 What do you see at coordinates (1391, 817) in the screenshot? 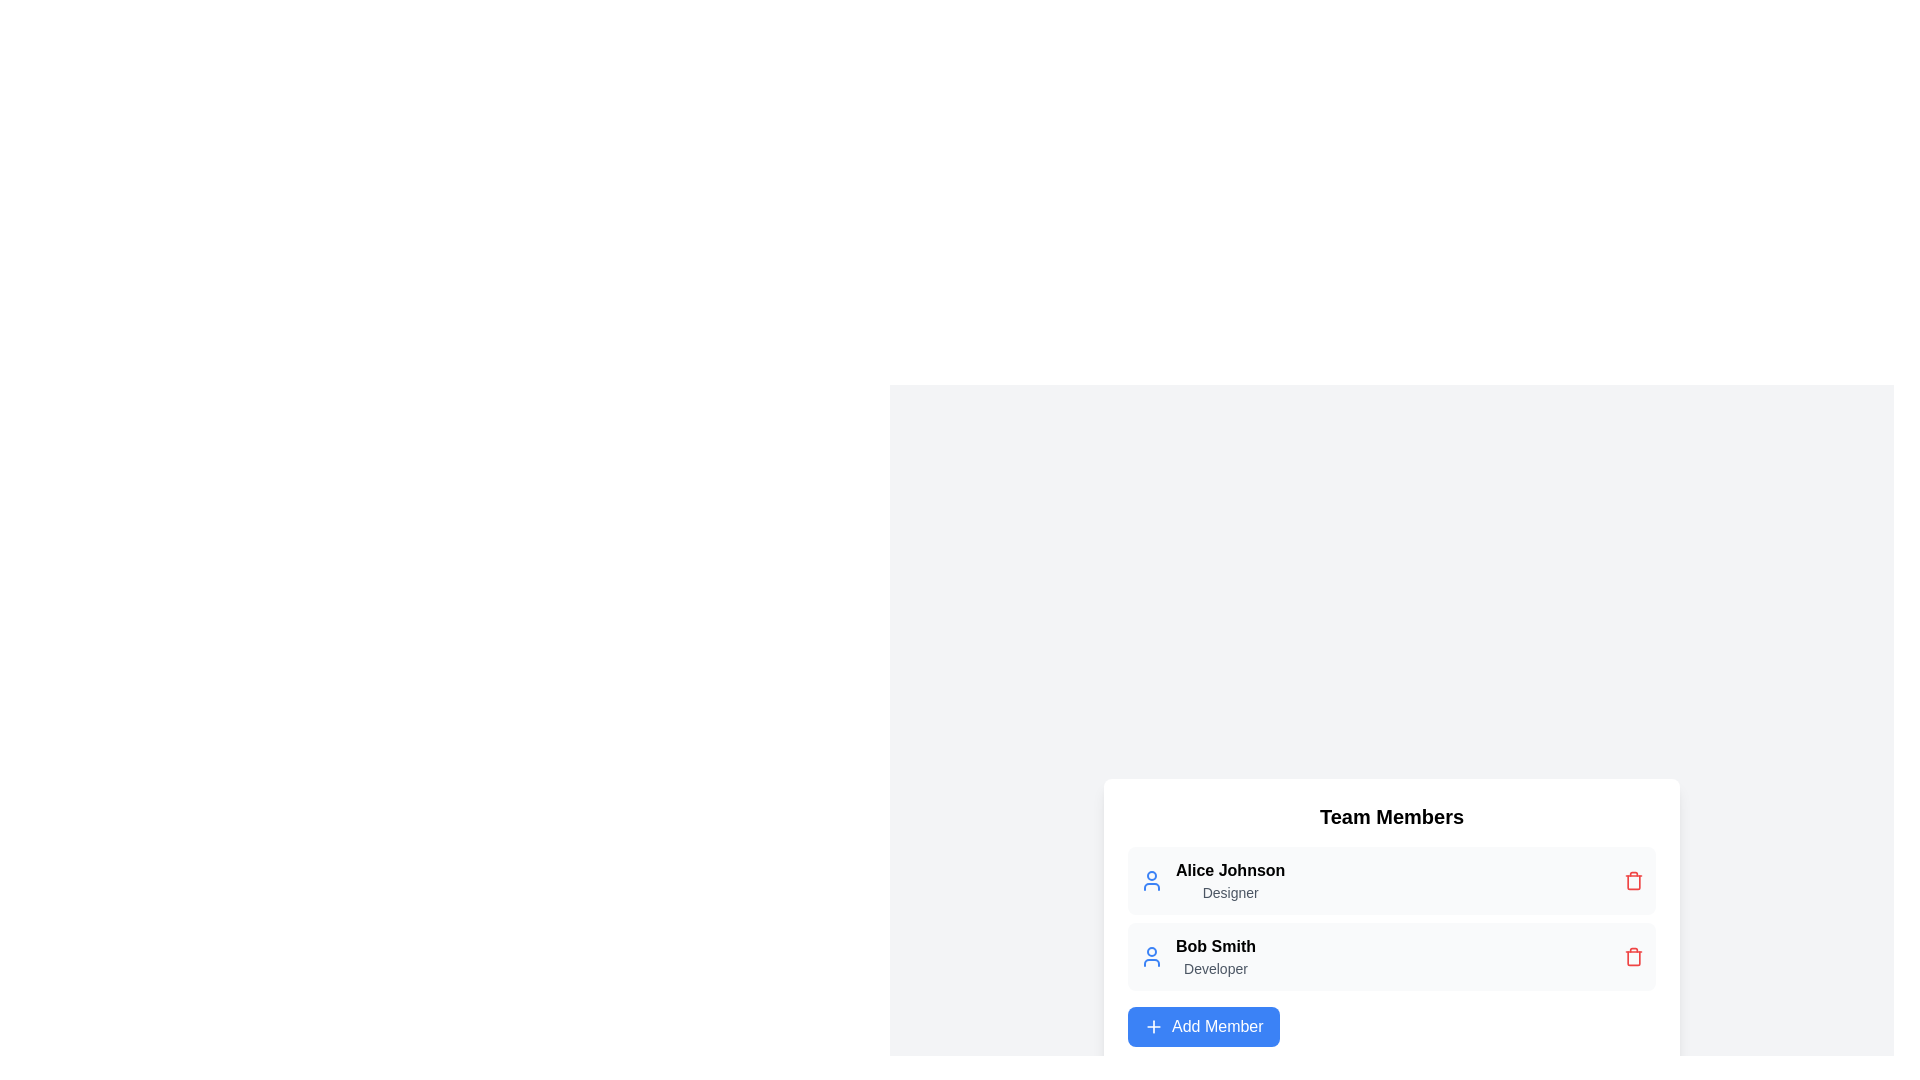
I see `the bold header text 'Team Members' which is prominently displayed at the top of a card layout` at bounding box center [1391, 817].